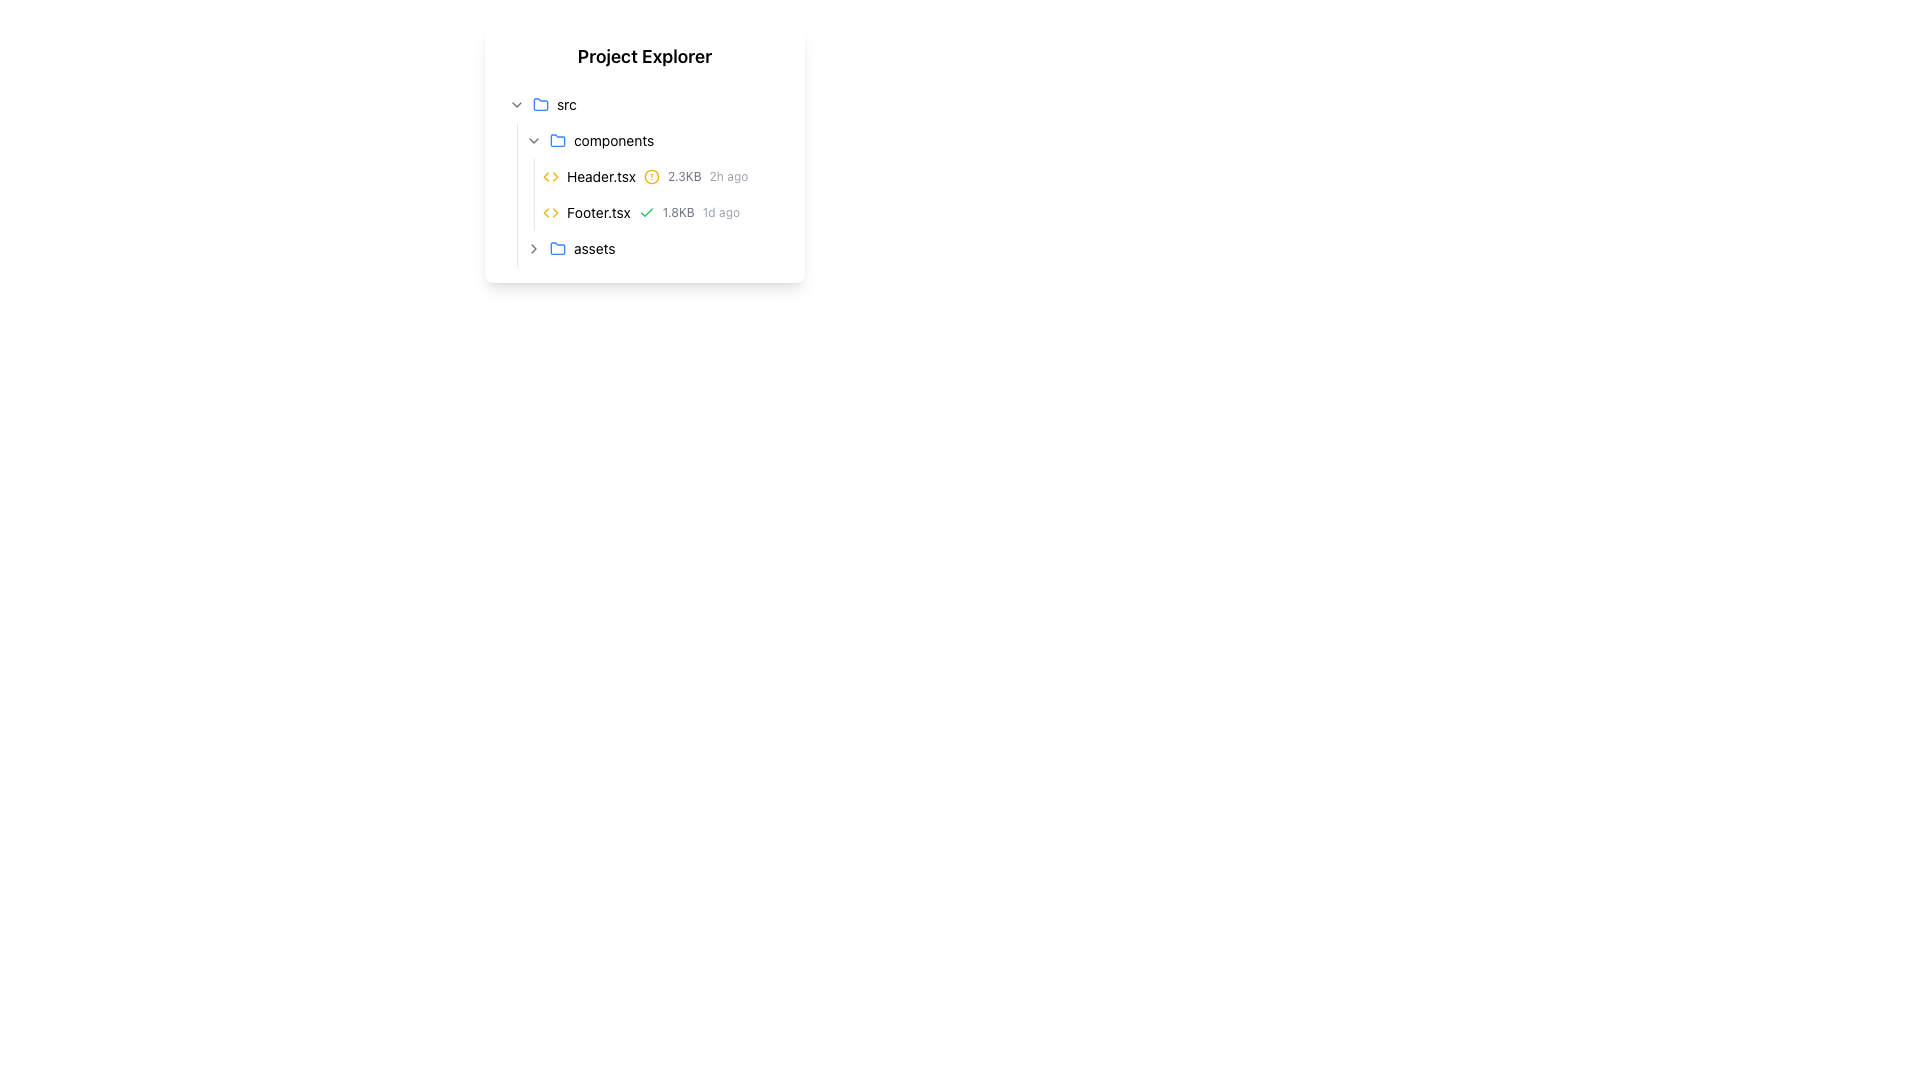 This screenshot has height=1080, width=1920. I want to click on the green check mark icon located to the left of the file size '1.8KB' under the 'components' folder entry for the file 'Footer.tsx', so click(646, 212).